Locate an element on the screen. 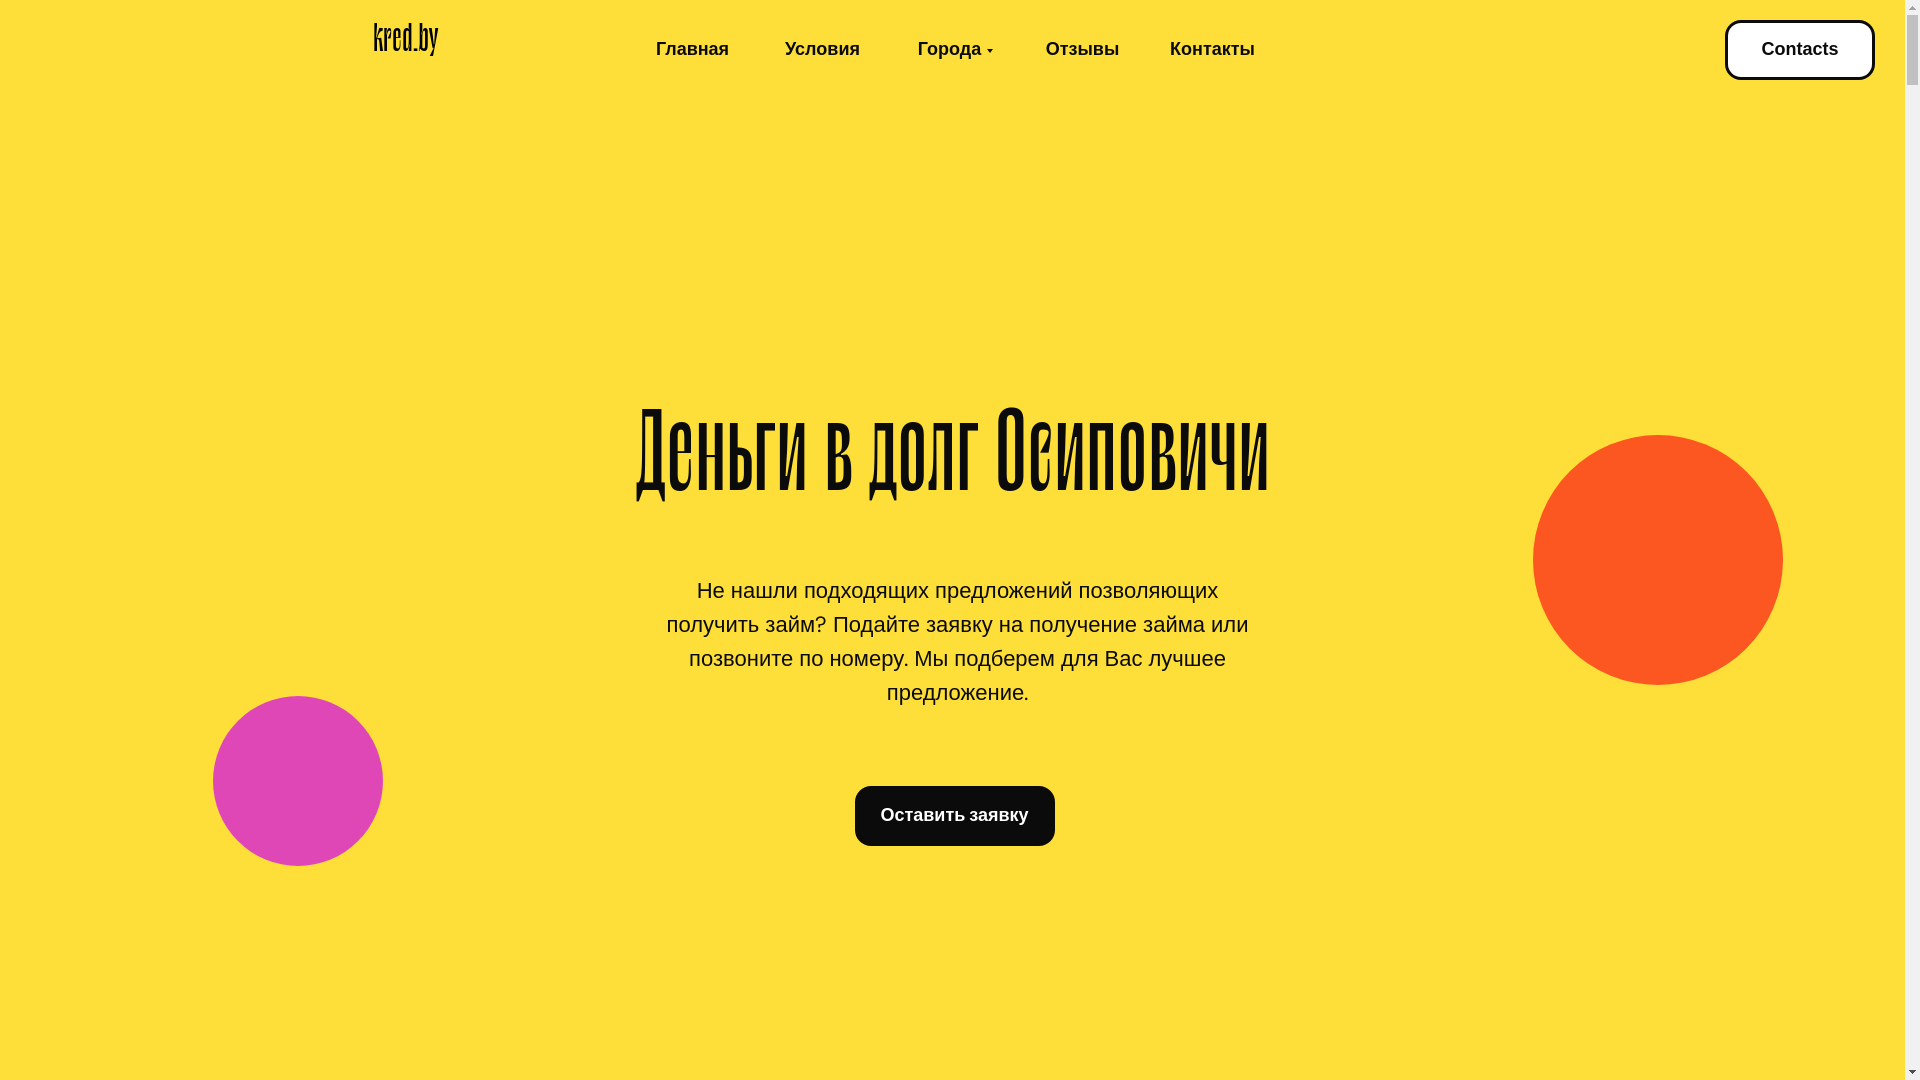  'Contacts' is located at coordinates (1800, 49).